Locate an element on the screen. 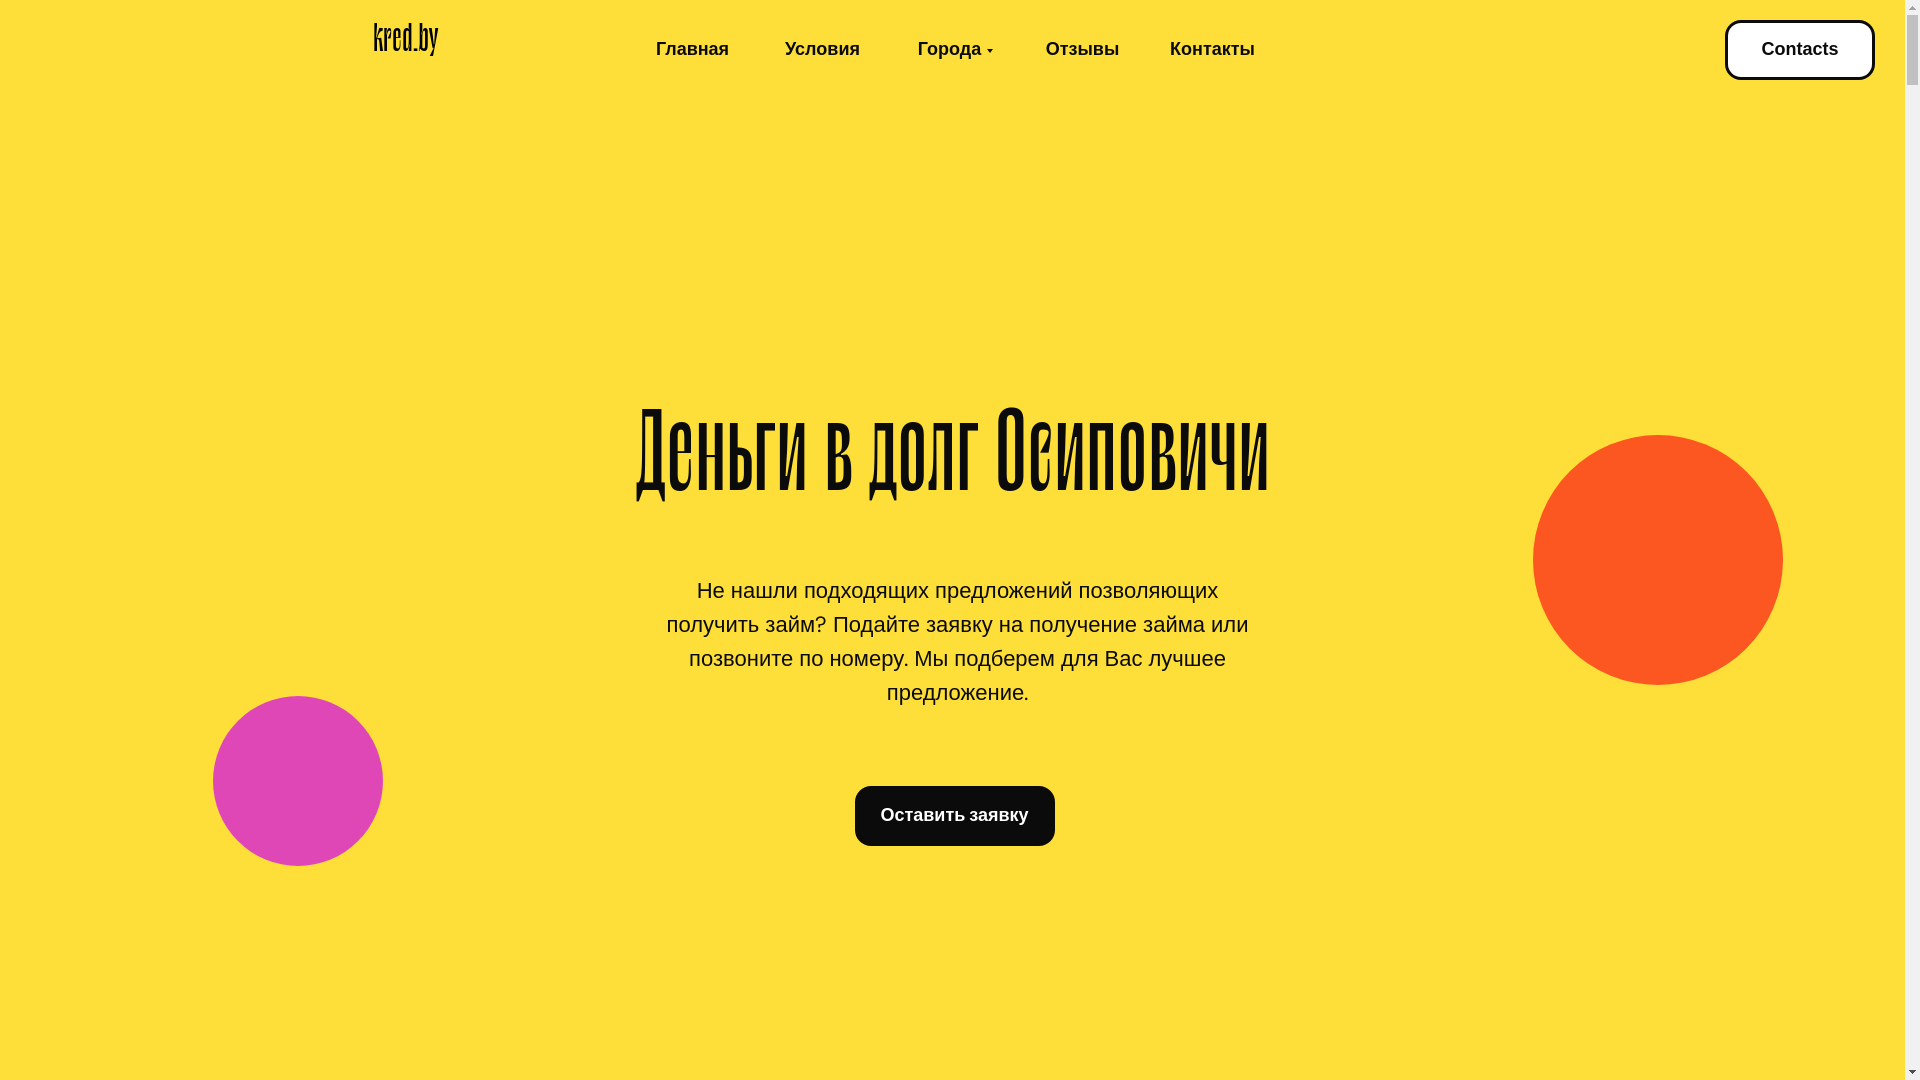  'Contacts' is located at coordinates (1800, 49).